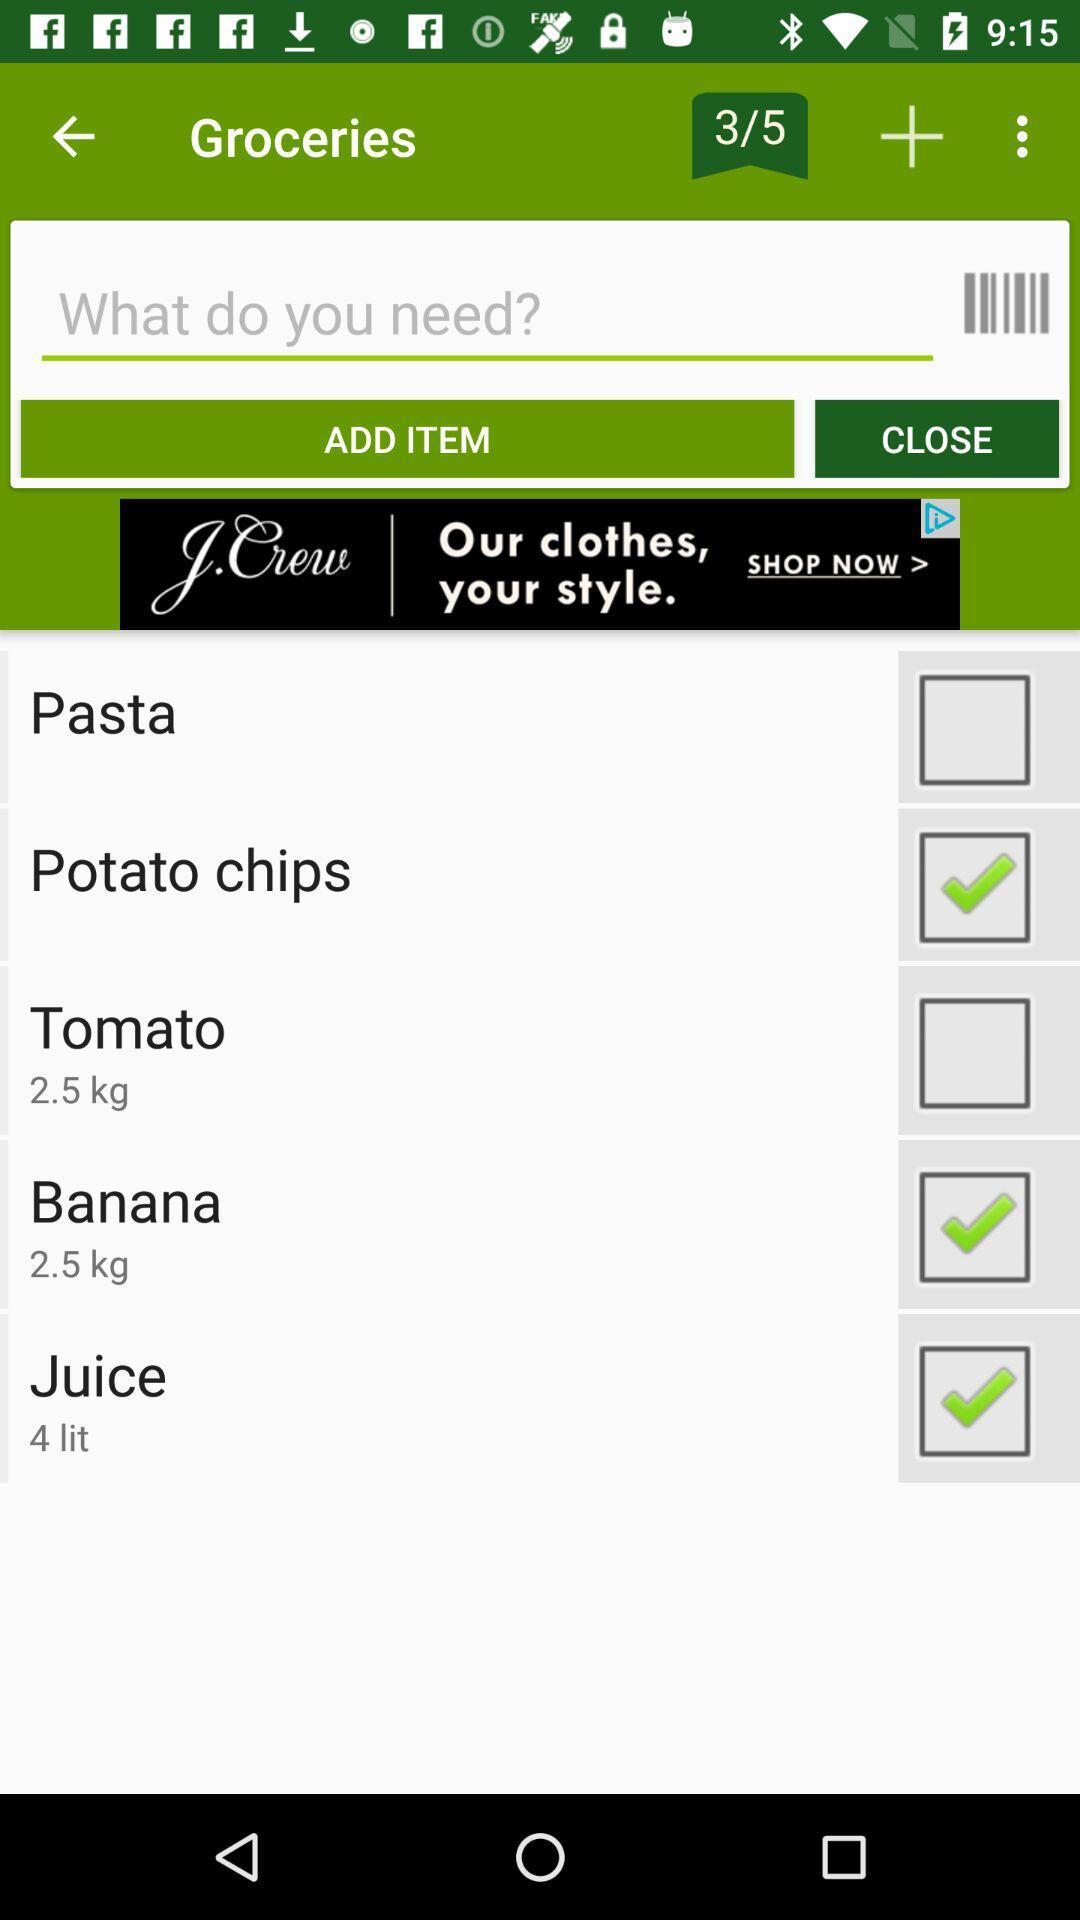 Image resolution: width=1080 pixels, height=1920 pixels. I want to click on option, so click(988, 883).